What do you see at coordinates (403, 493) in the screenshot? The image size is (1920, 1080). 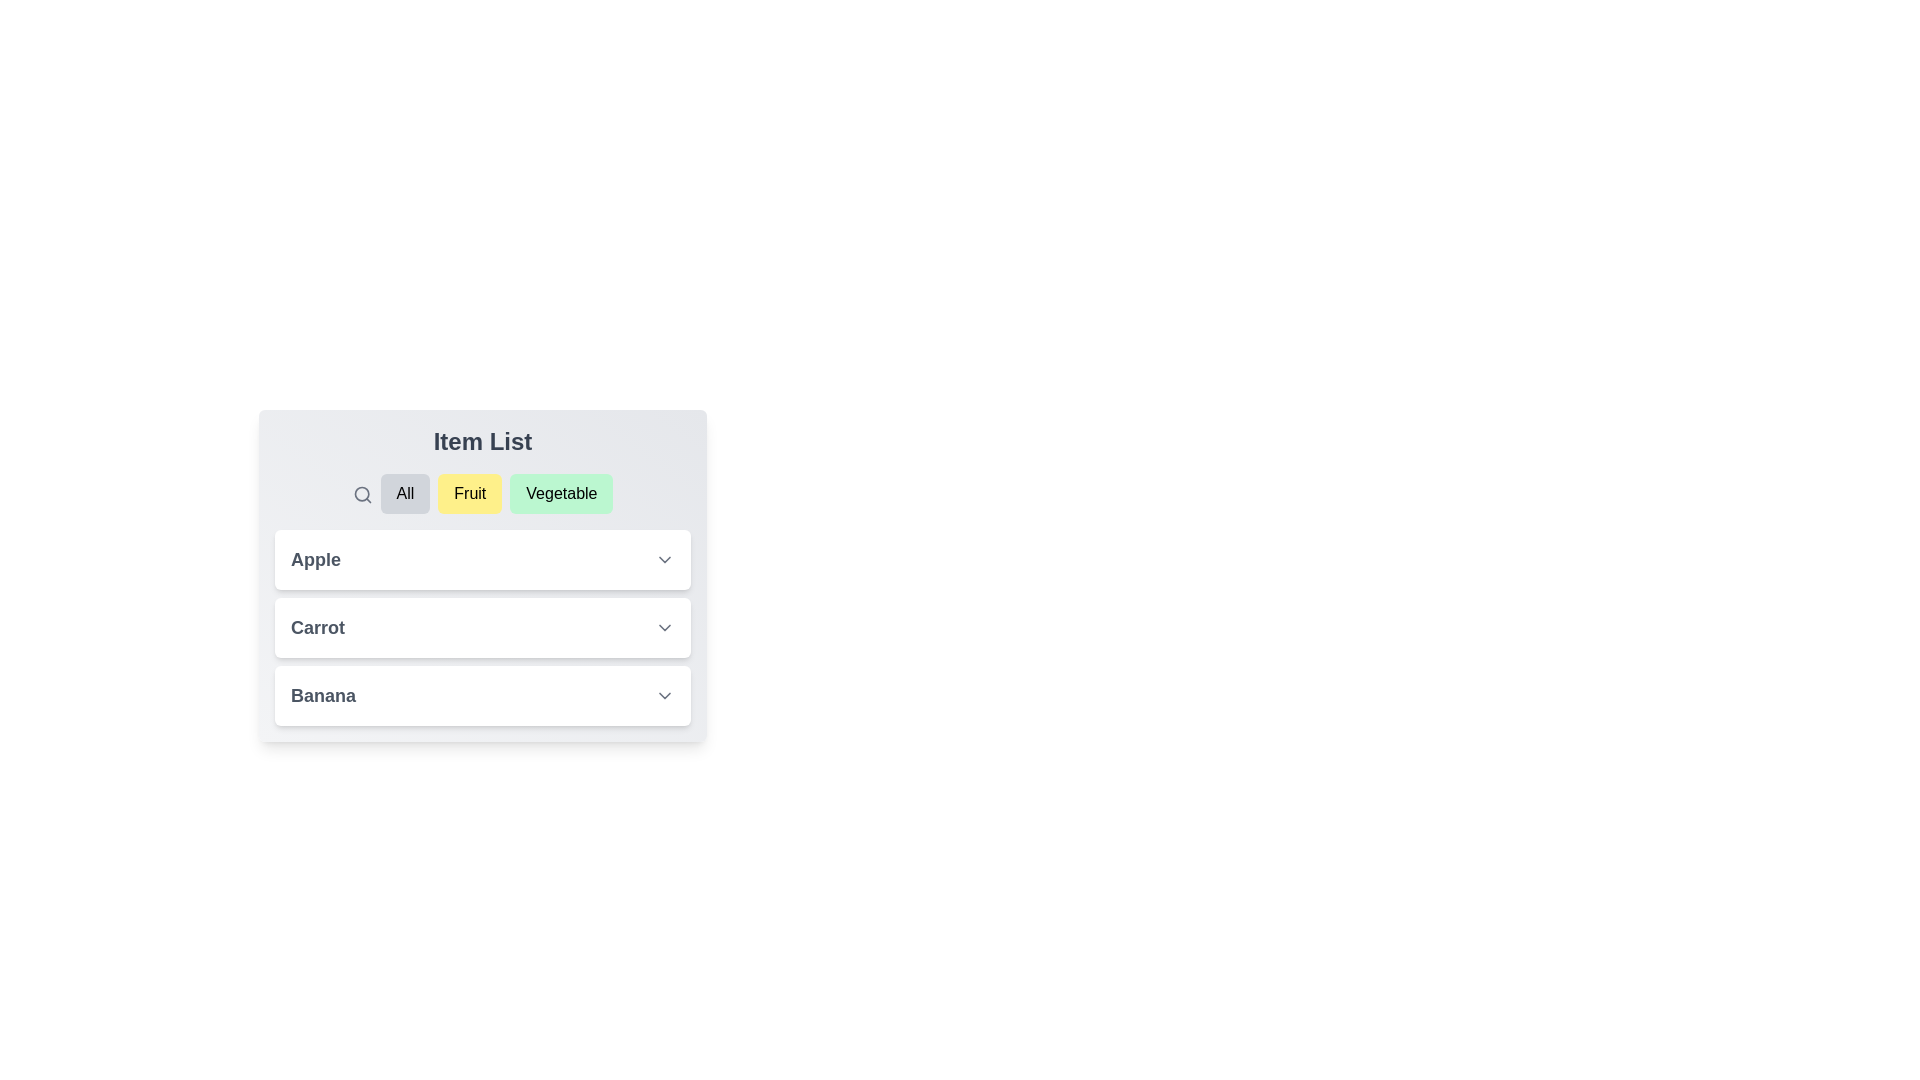 I see `'All' button to display all items` at bounding box center [403, 493].